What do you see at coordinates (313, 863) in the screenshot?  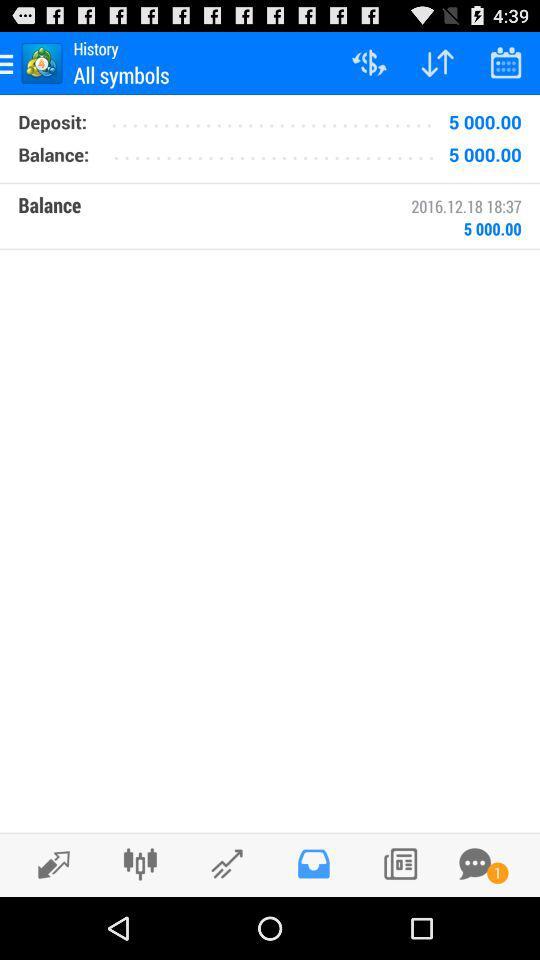 I see `inbox` at bounding box center [313, 863].